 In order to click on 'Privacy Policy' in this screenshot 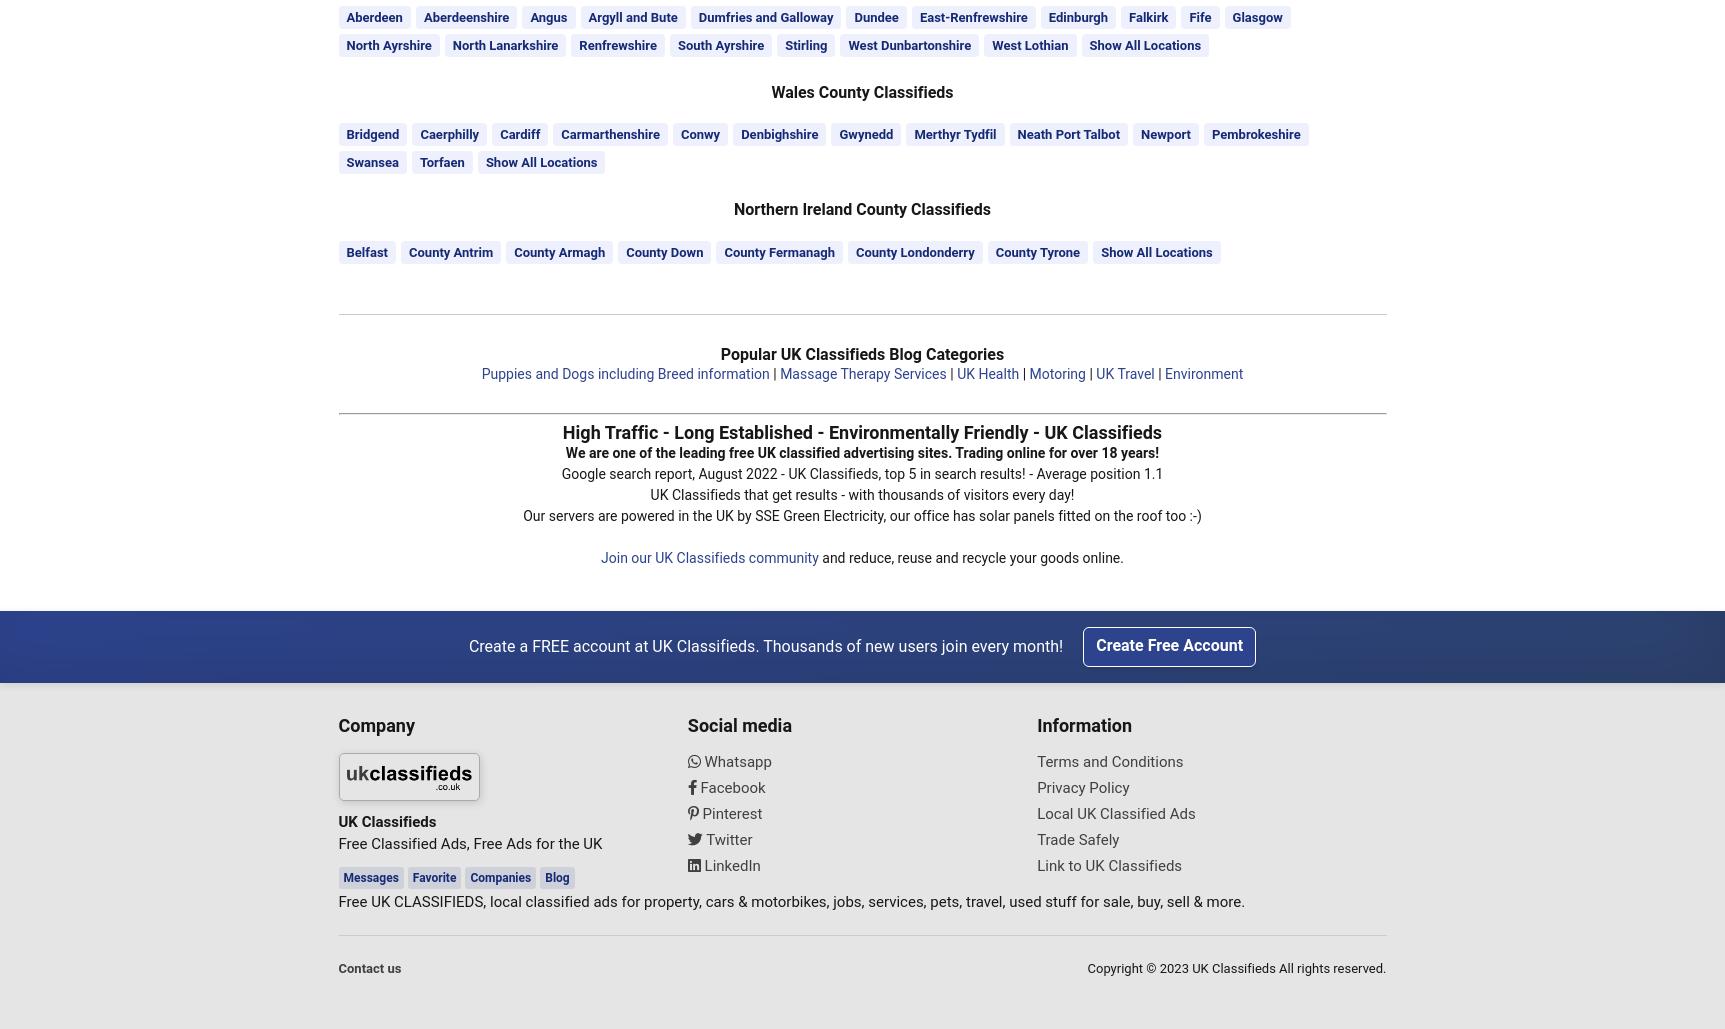, I will do `click(1081, 785)`.